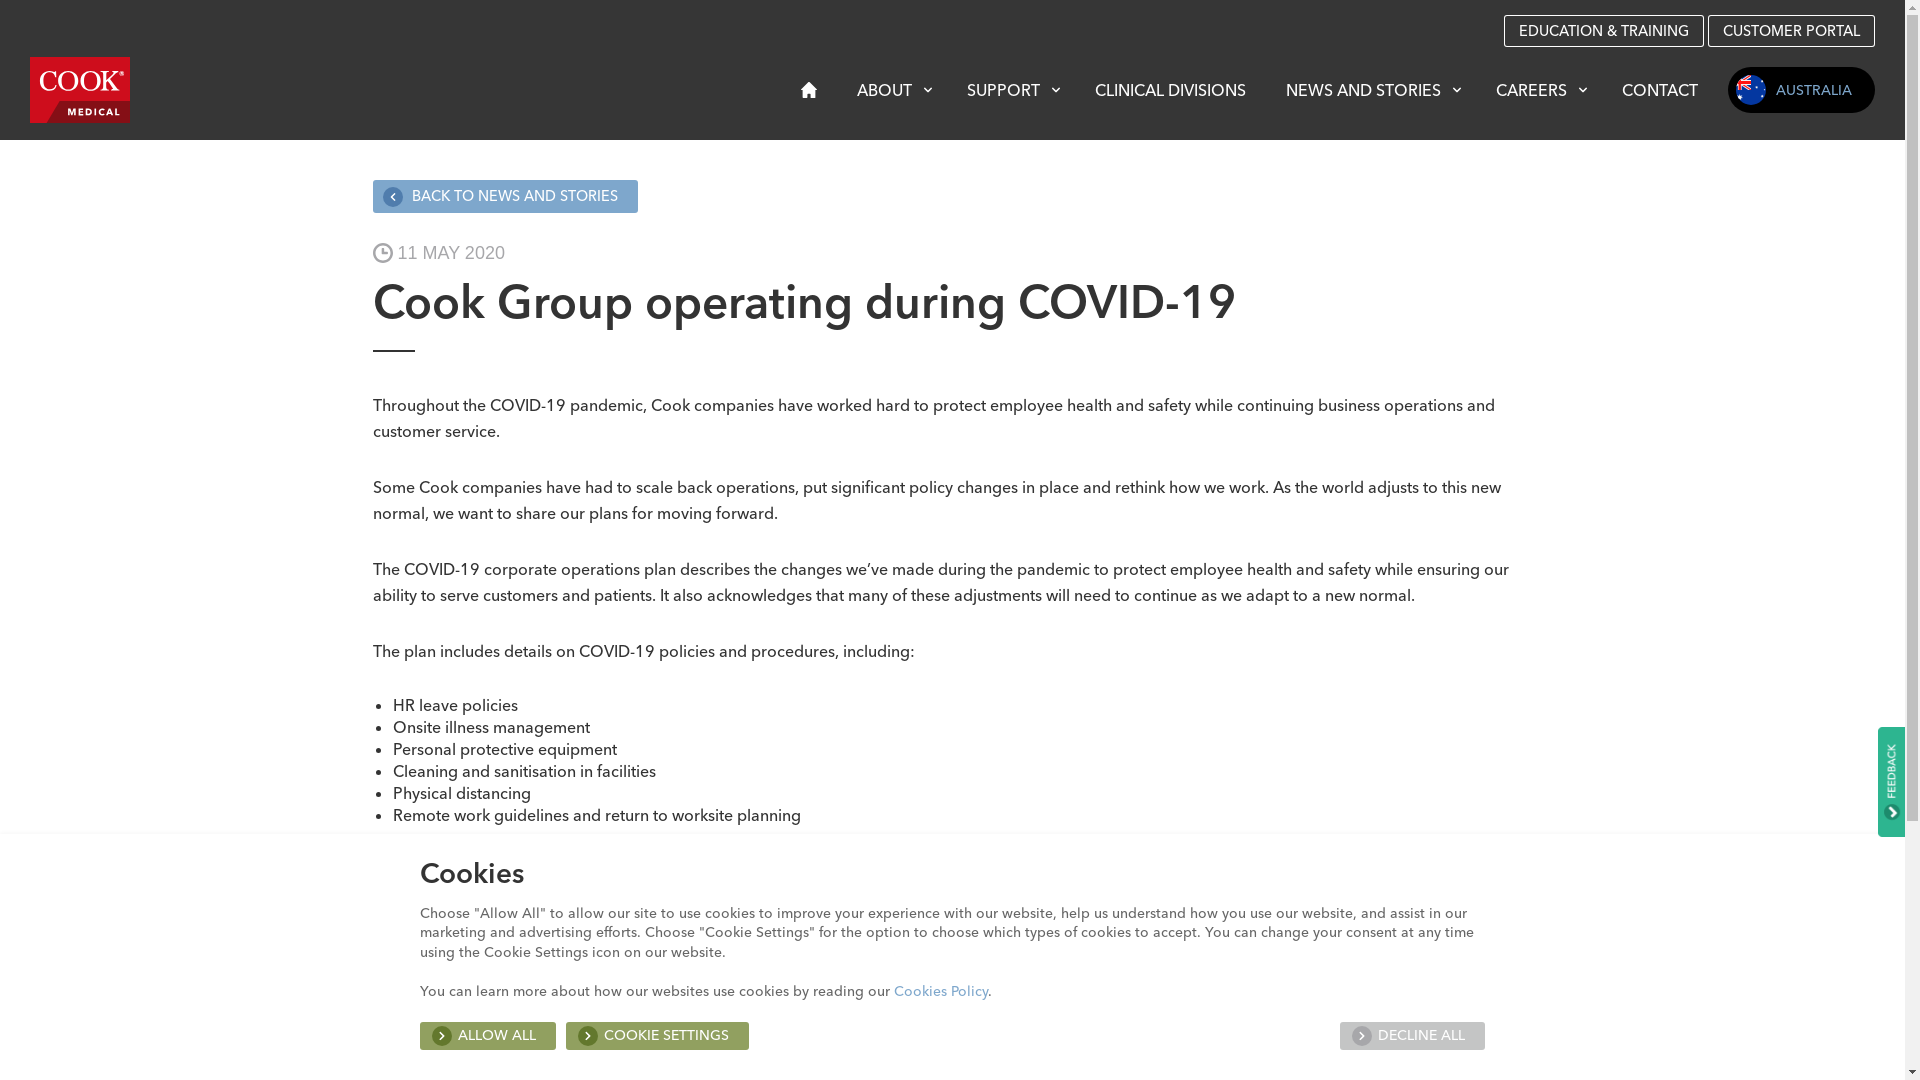 The width and height of the screenshot is (1920, 1080). What do you see at coordinates (657, 1035) in the screenshot?
I see `'COOKIE SETTINGS'` at bounding box center [657, 1035].